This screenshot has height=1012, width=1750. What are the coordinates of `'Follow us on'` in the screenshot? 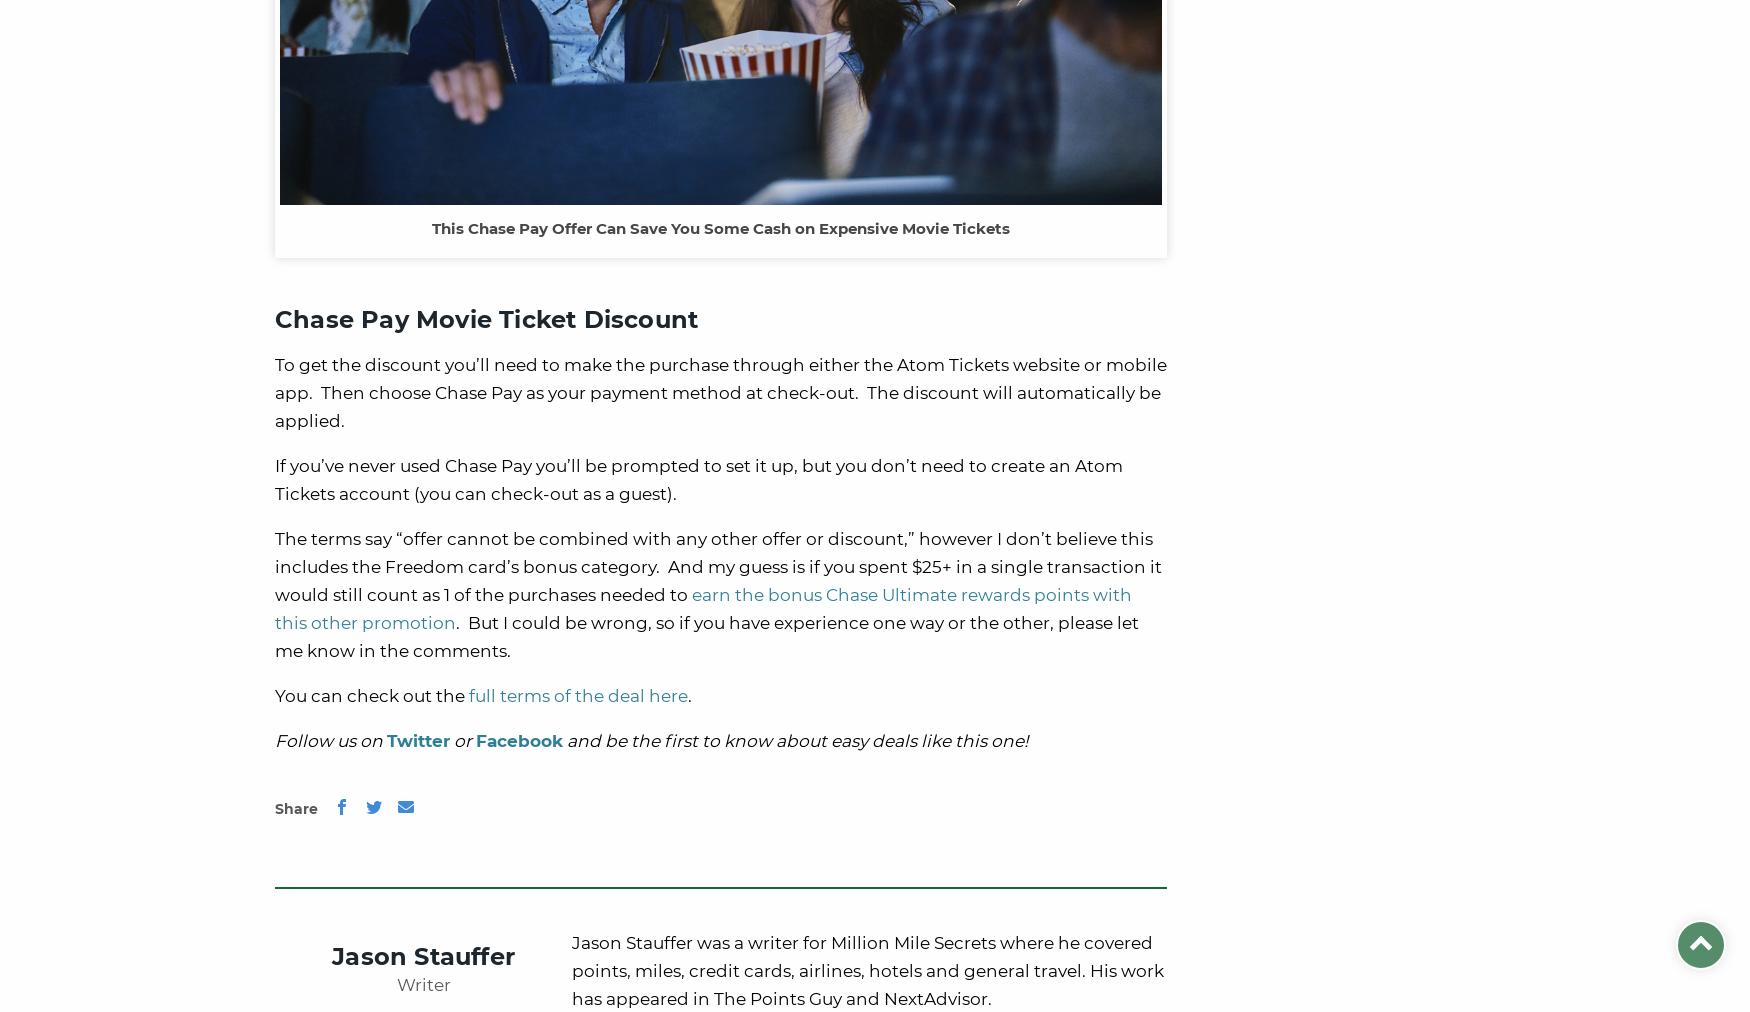 It's located at (330, 740).